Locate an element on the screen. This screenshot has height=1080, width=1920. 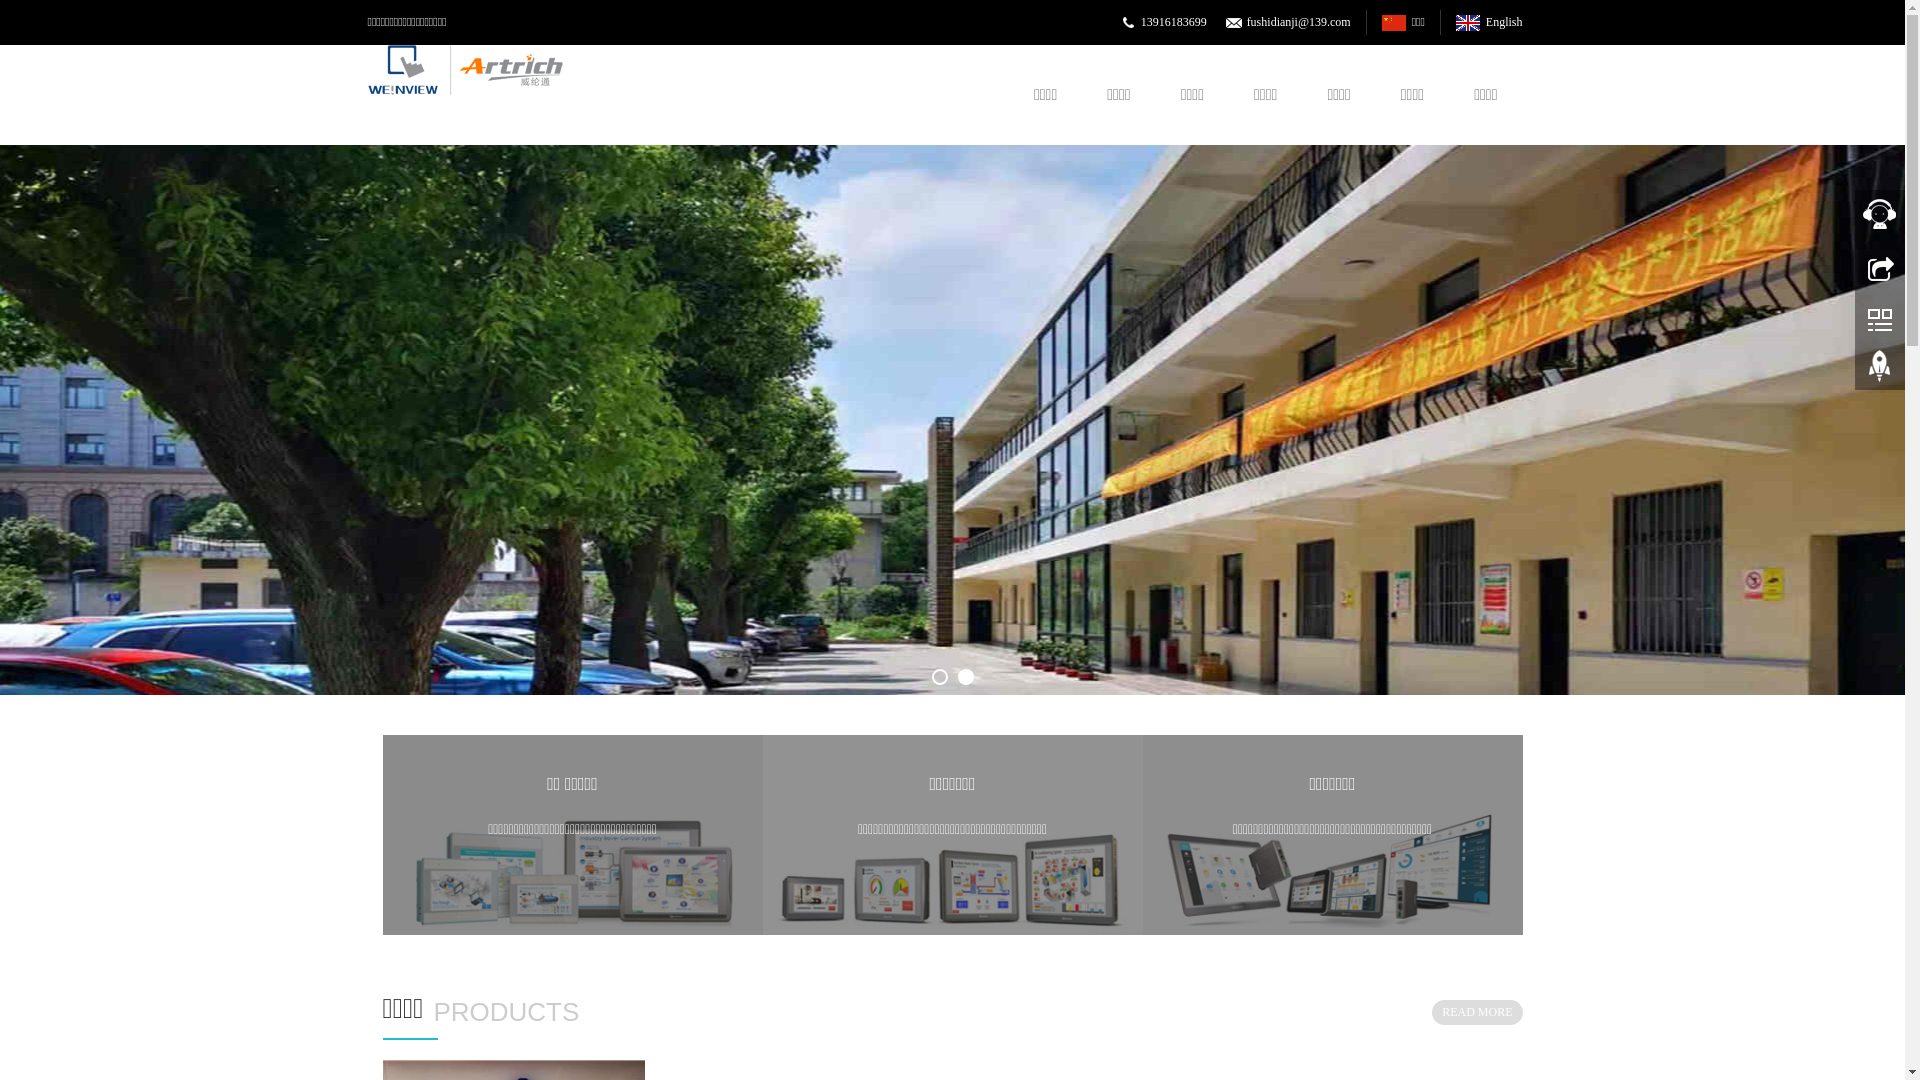
'13916183699' is located at coordinates (1174, 22).